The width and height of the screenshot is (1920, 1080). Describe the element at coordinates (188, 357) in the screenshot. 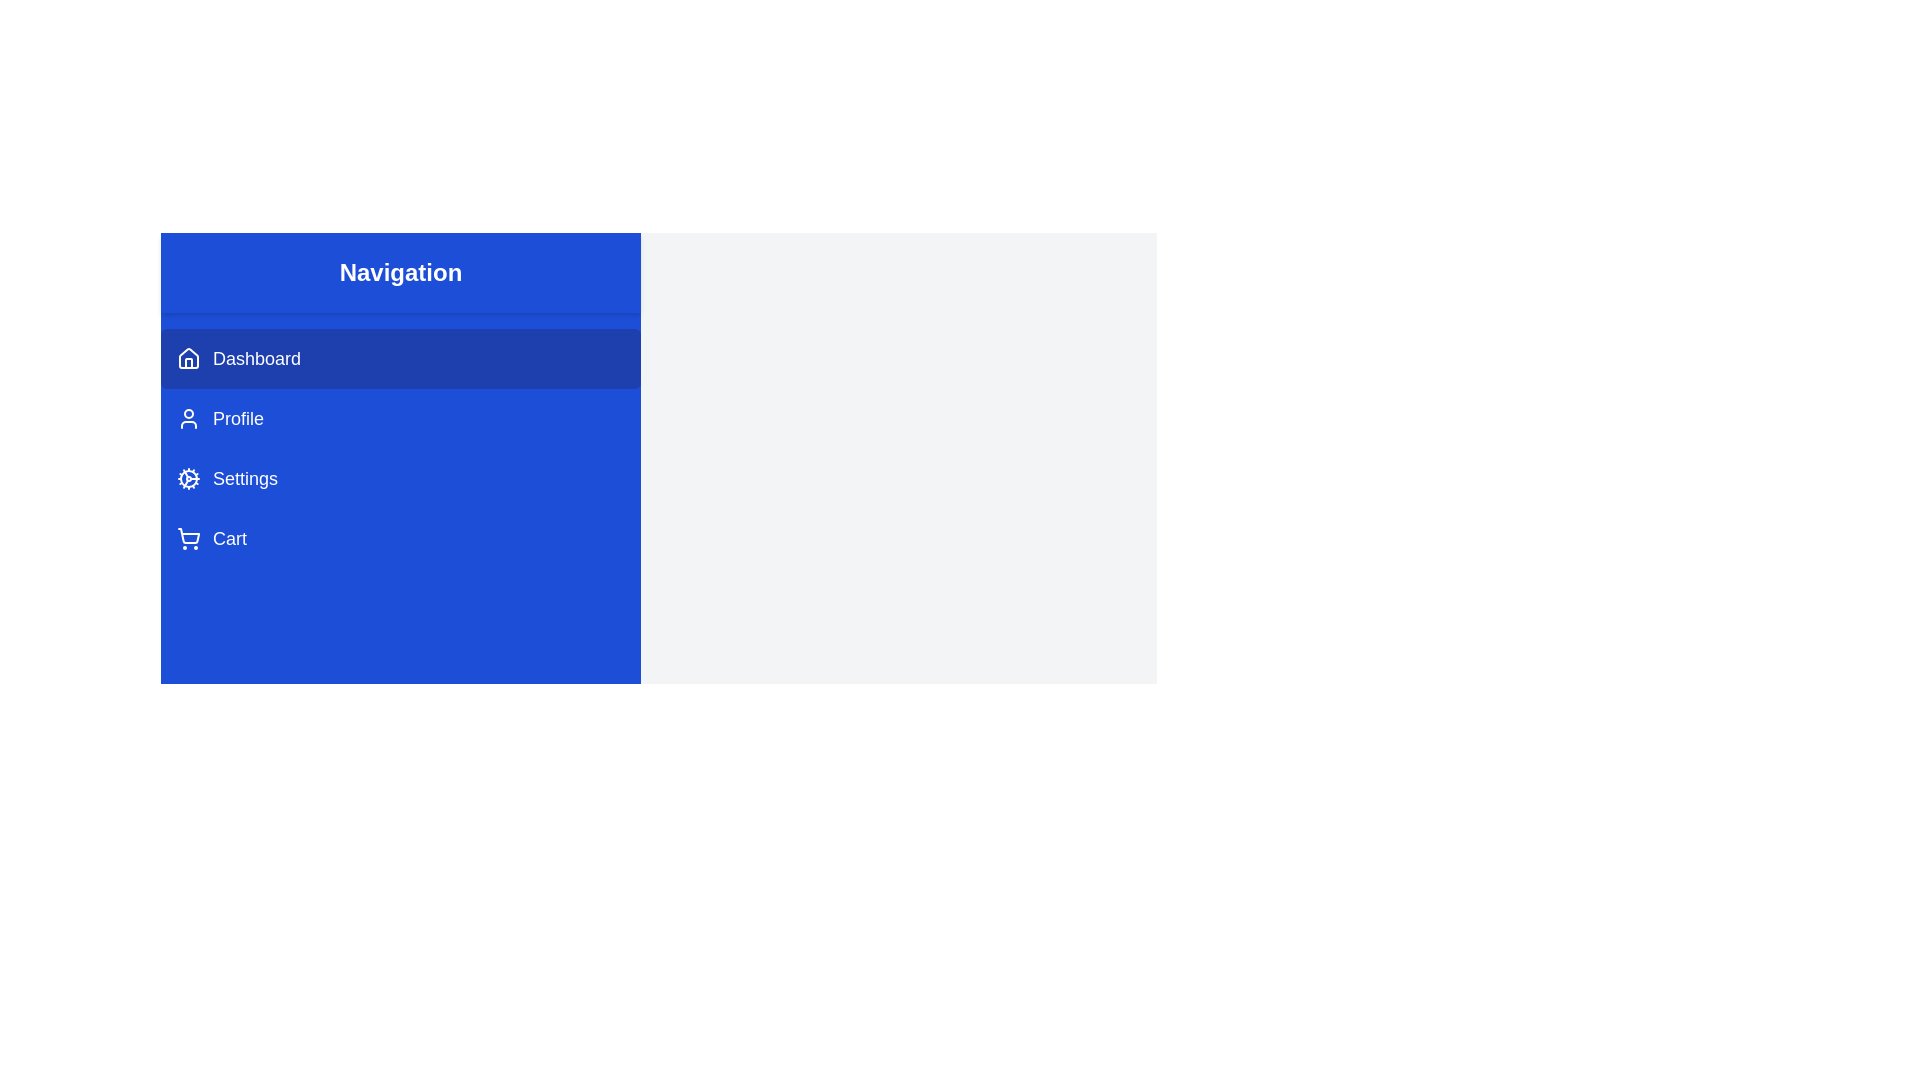

I see `the 'Dashboard' navigation button which encompasses the icon located towards the left side of the button` at that location.